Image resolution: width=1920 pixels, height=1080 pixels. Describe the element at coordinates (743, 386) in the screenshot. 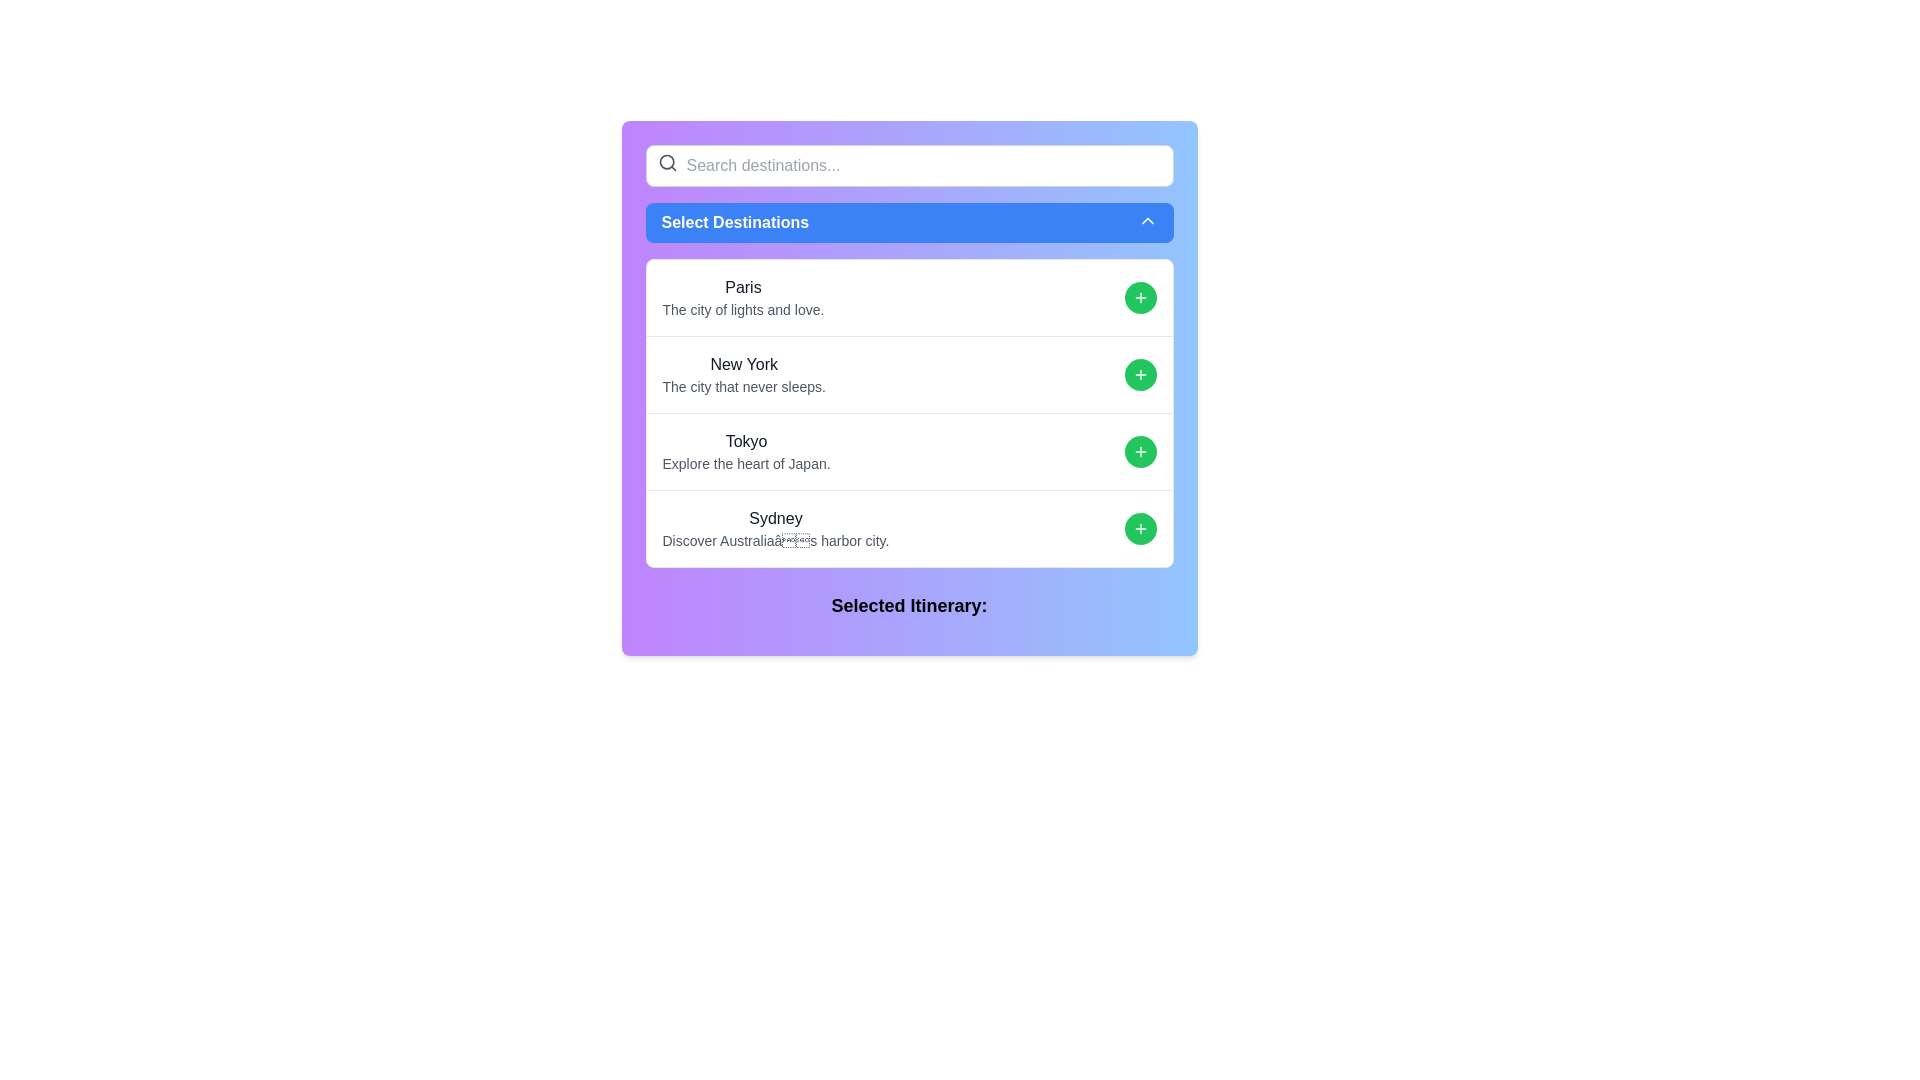

I see `the descriptive text element that serves as a subtitle for 'New York', located directly below it` at that location.